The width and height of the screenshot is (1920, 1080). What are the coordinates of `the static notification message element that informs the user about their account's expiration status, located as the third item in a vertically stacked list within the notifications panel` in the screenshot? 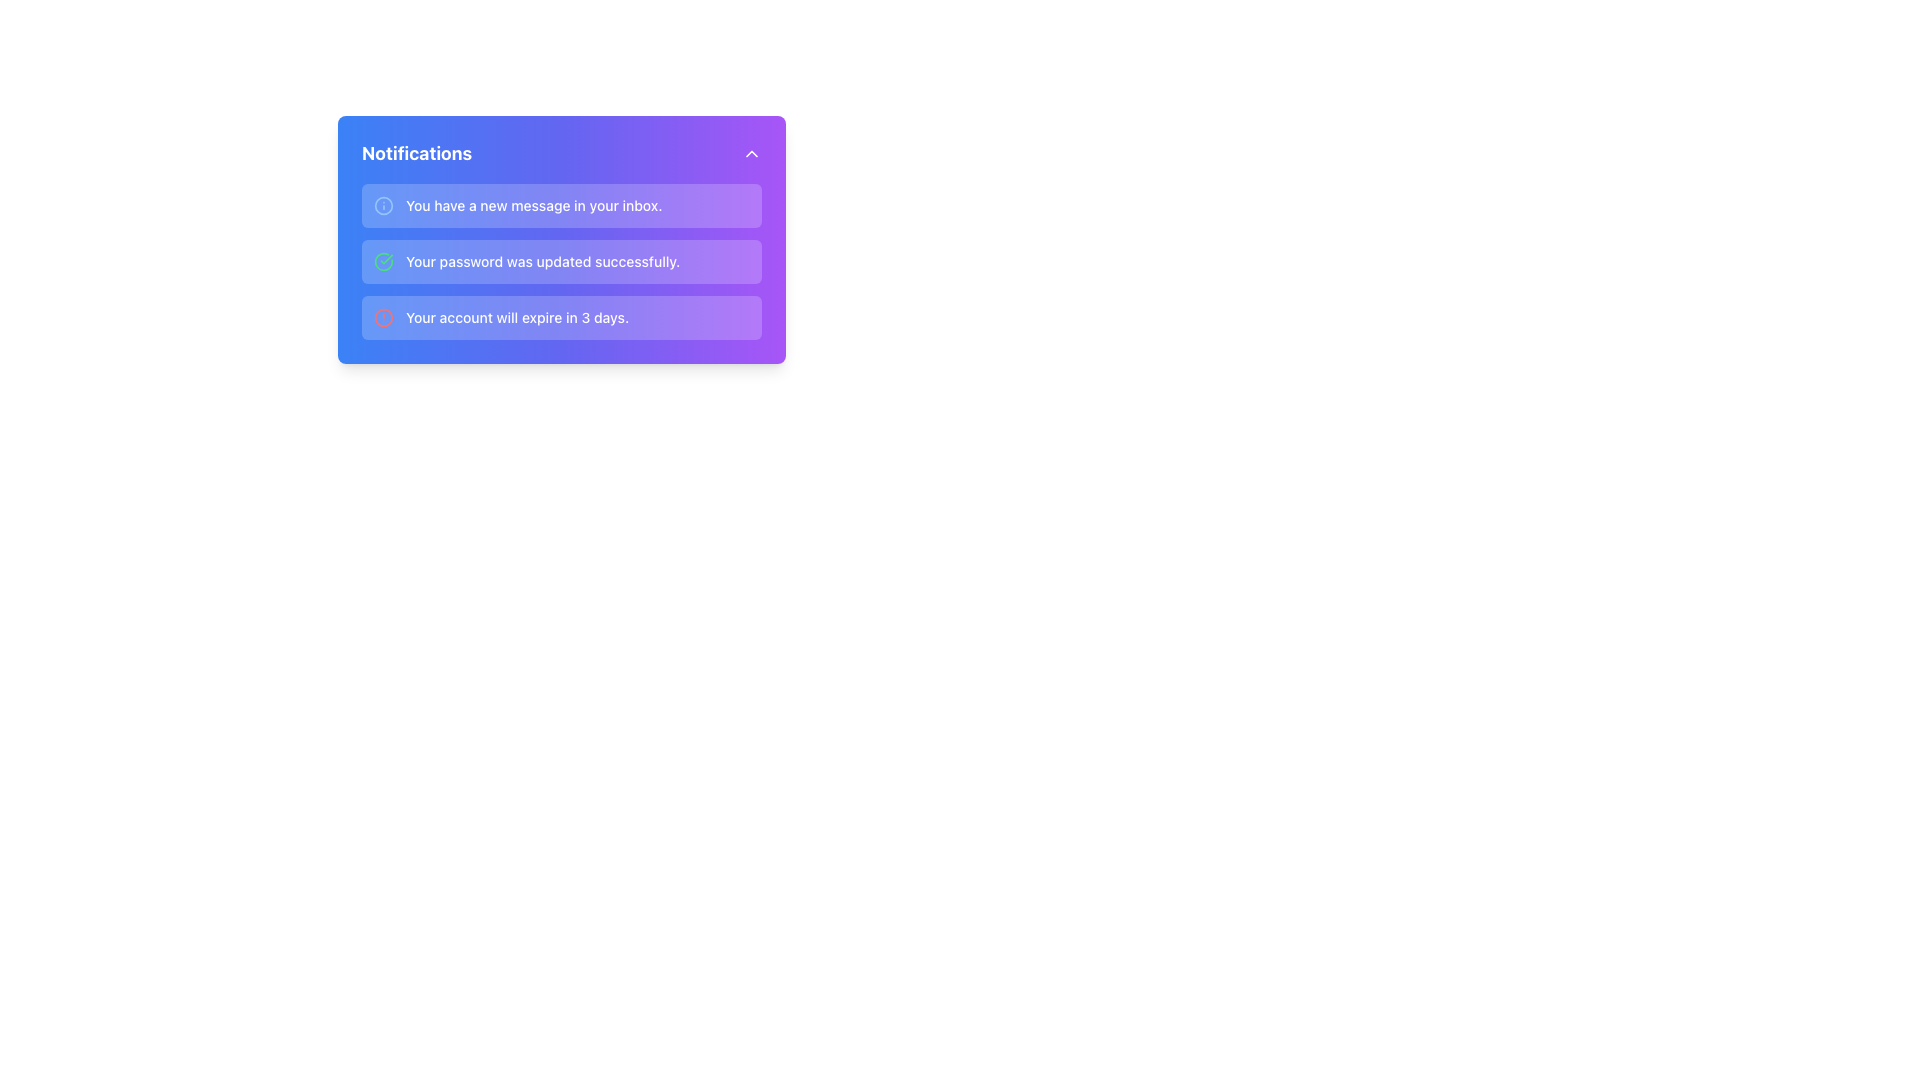 It's located at (517, 316).